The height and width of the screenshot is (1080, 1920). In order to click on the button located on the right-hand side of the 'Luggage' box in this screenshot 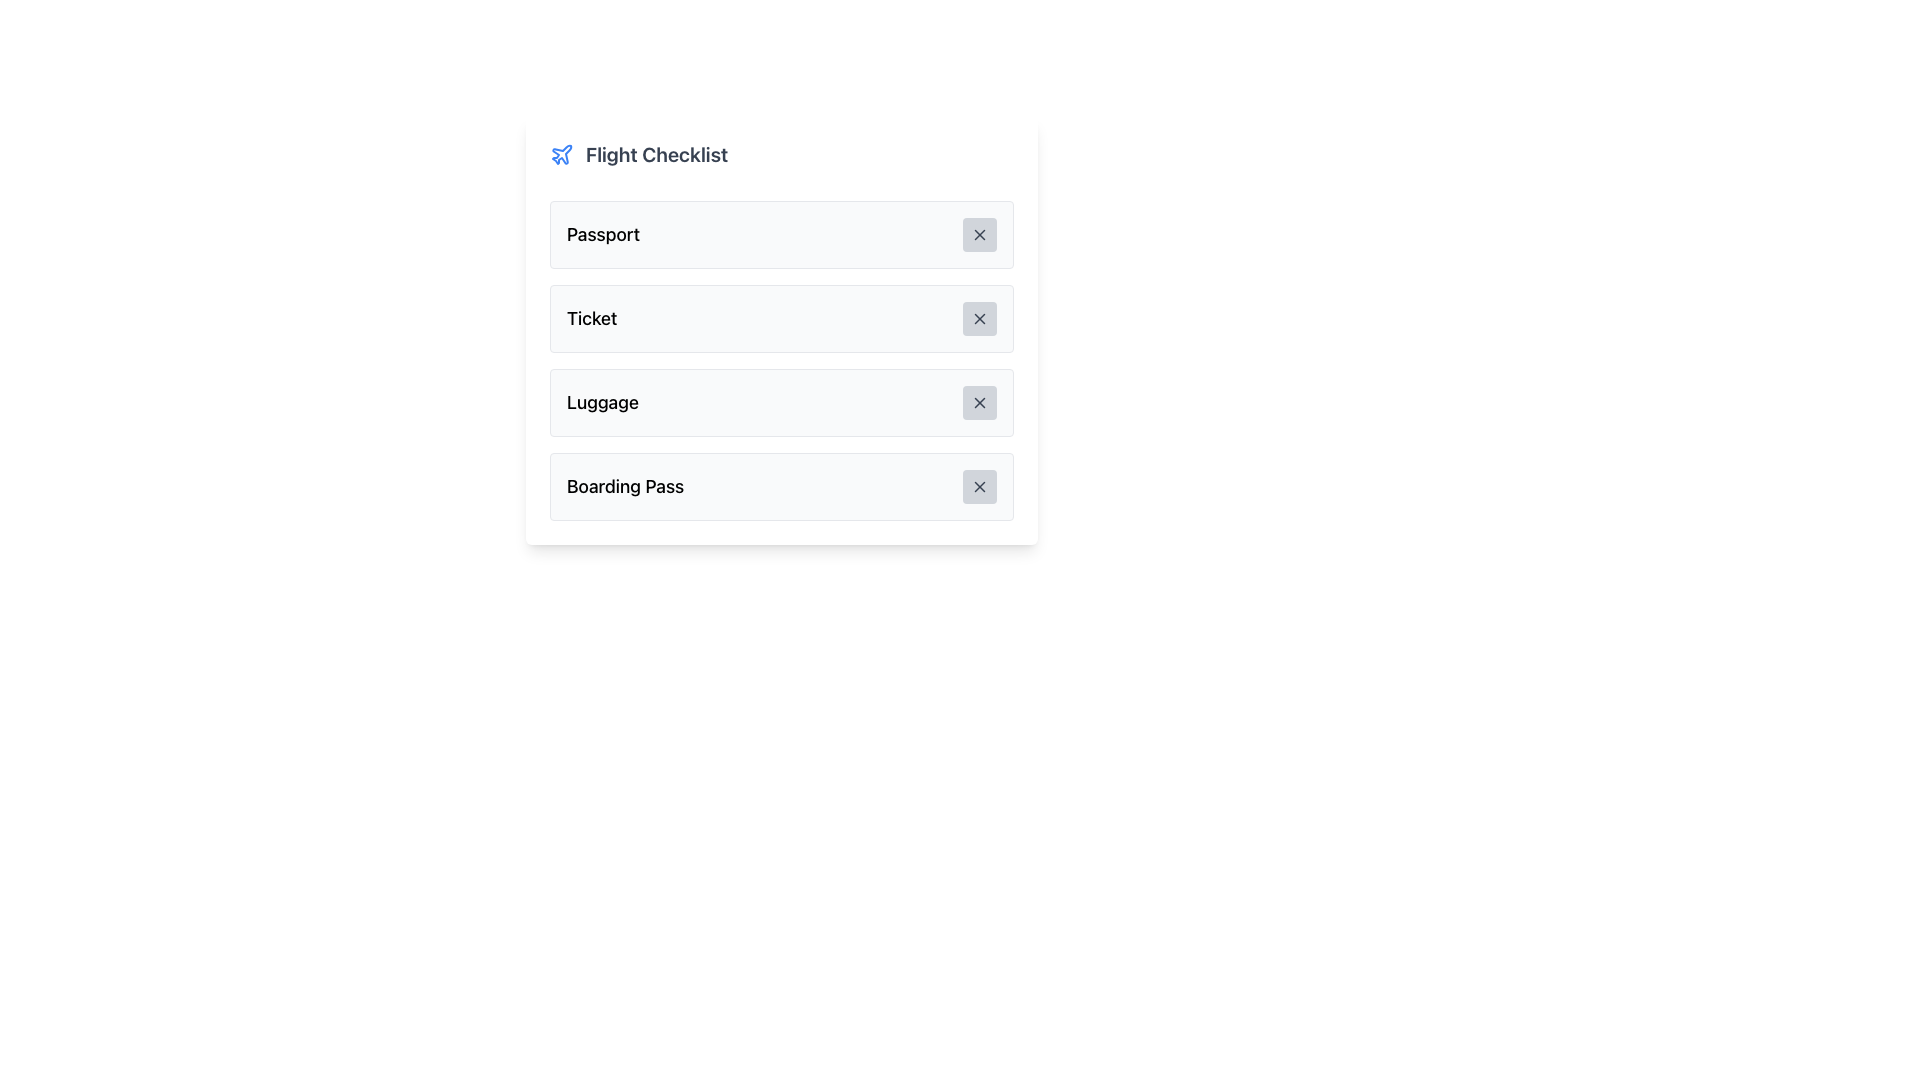, I will do `click(979, 402)`.